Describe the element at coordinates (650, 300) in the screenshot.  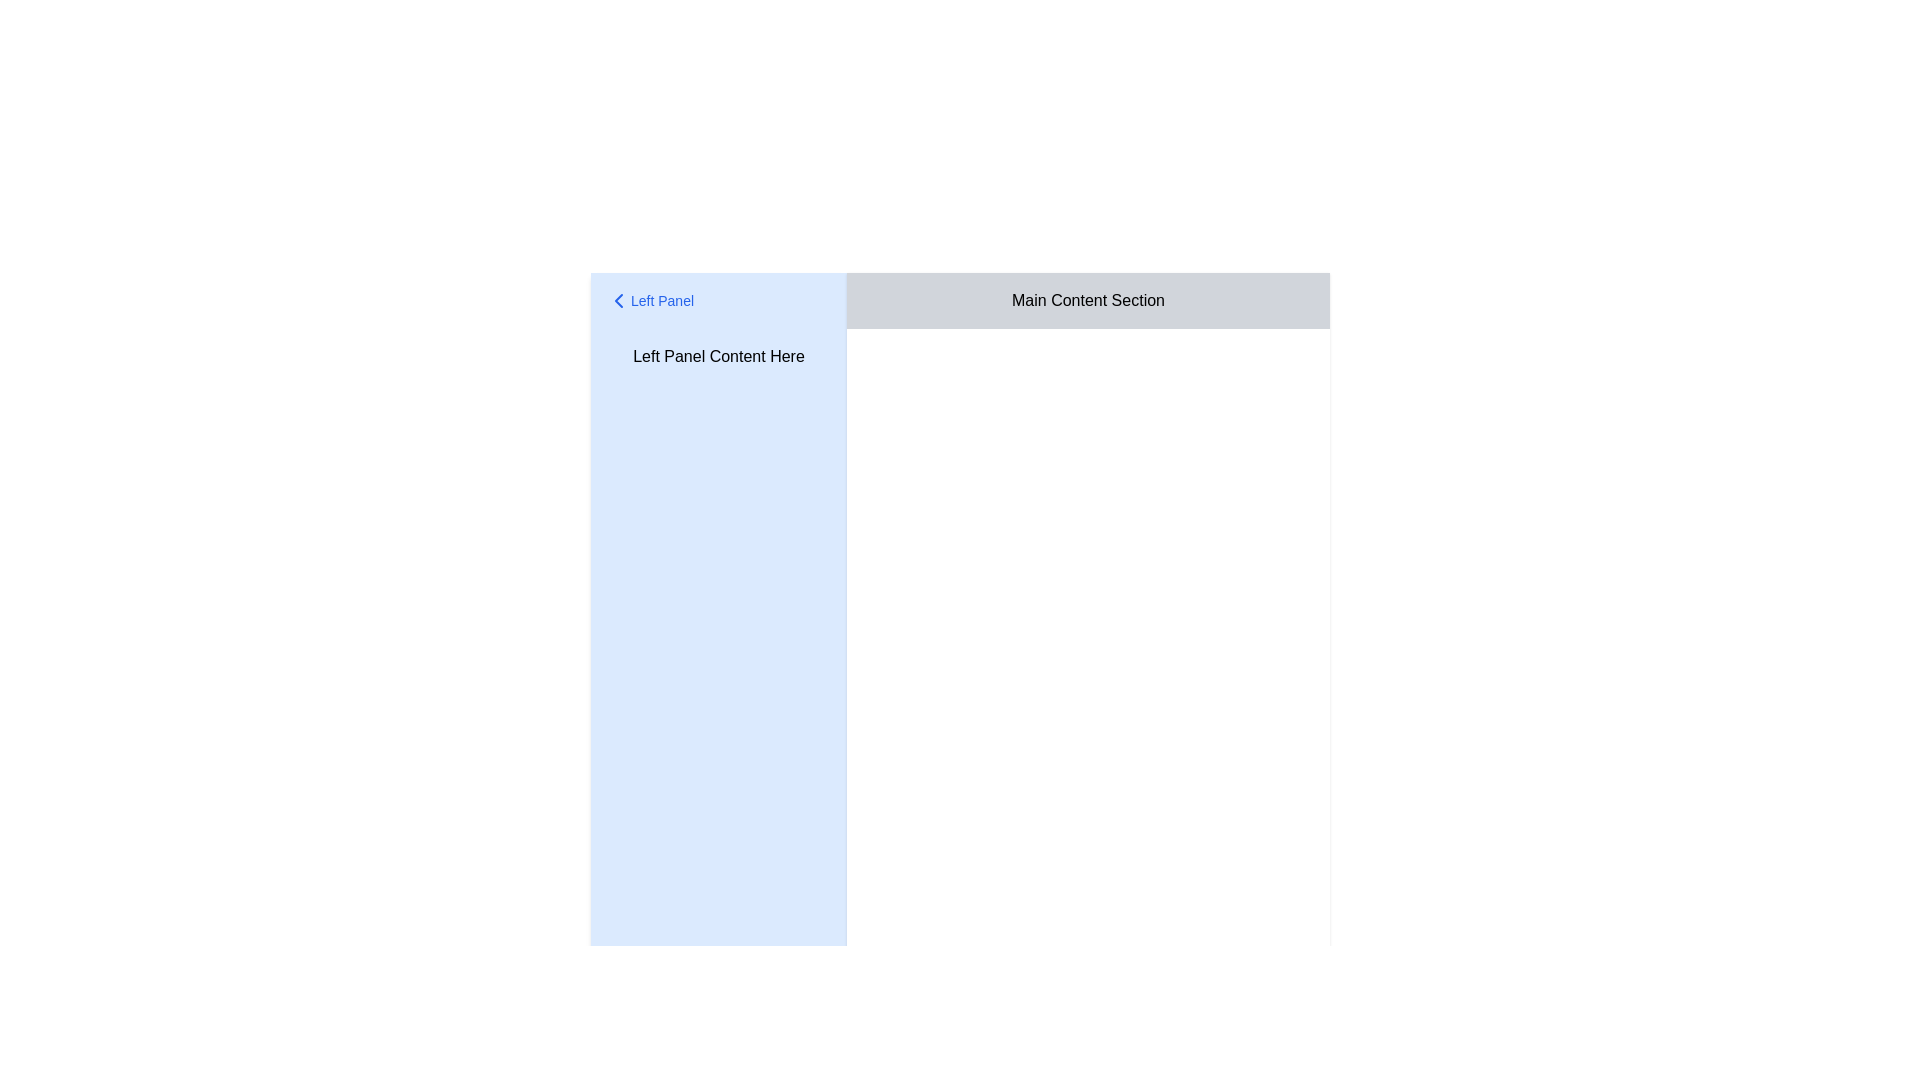
I see `the 'Left Panel' button, which features a blue font and a left-pointing chevron icon` at that location.